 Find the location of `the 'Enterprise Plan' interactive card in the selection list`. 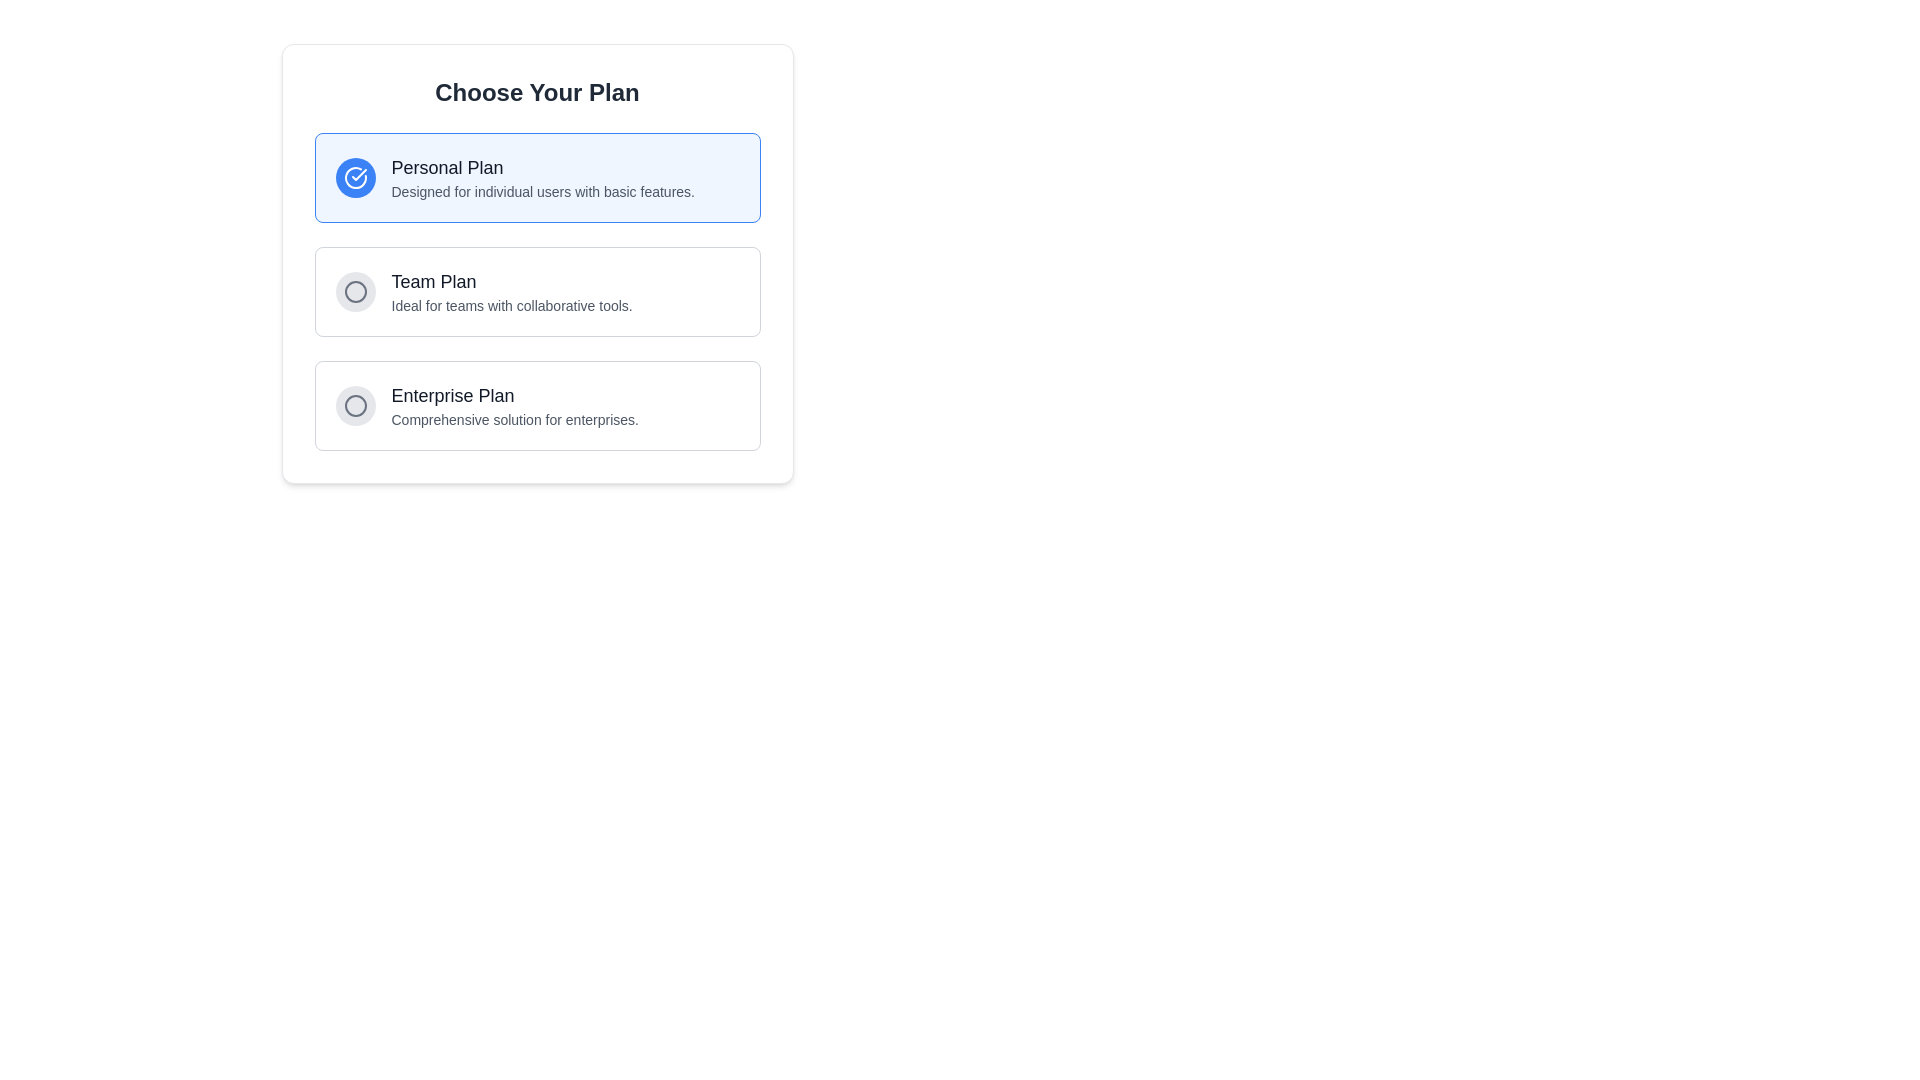

the 'Enterprise Plan' interactive card in the selection list is located at coordinates (537, 405).